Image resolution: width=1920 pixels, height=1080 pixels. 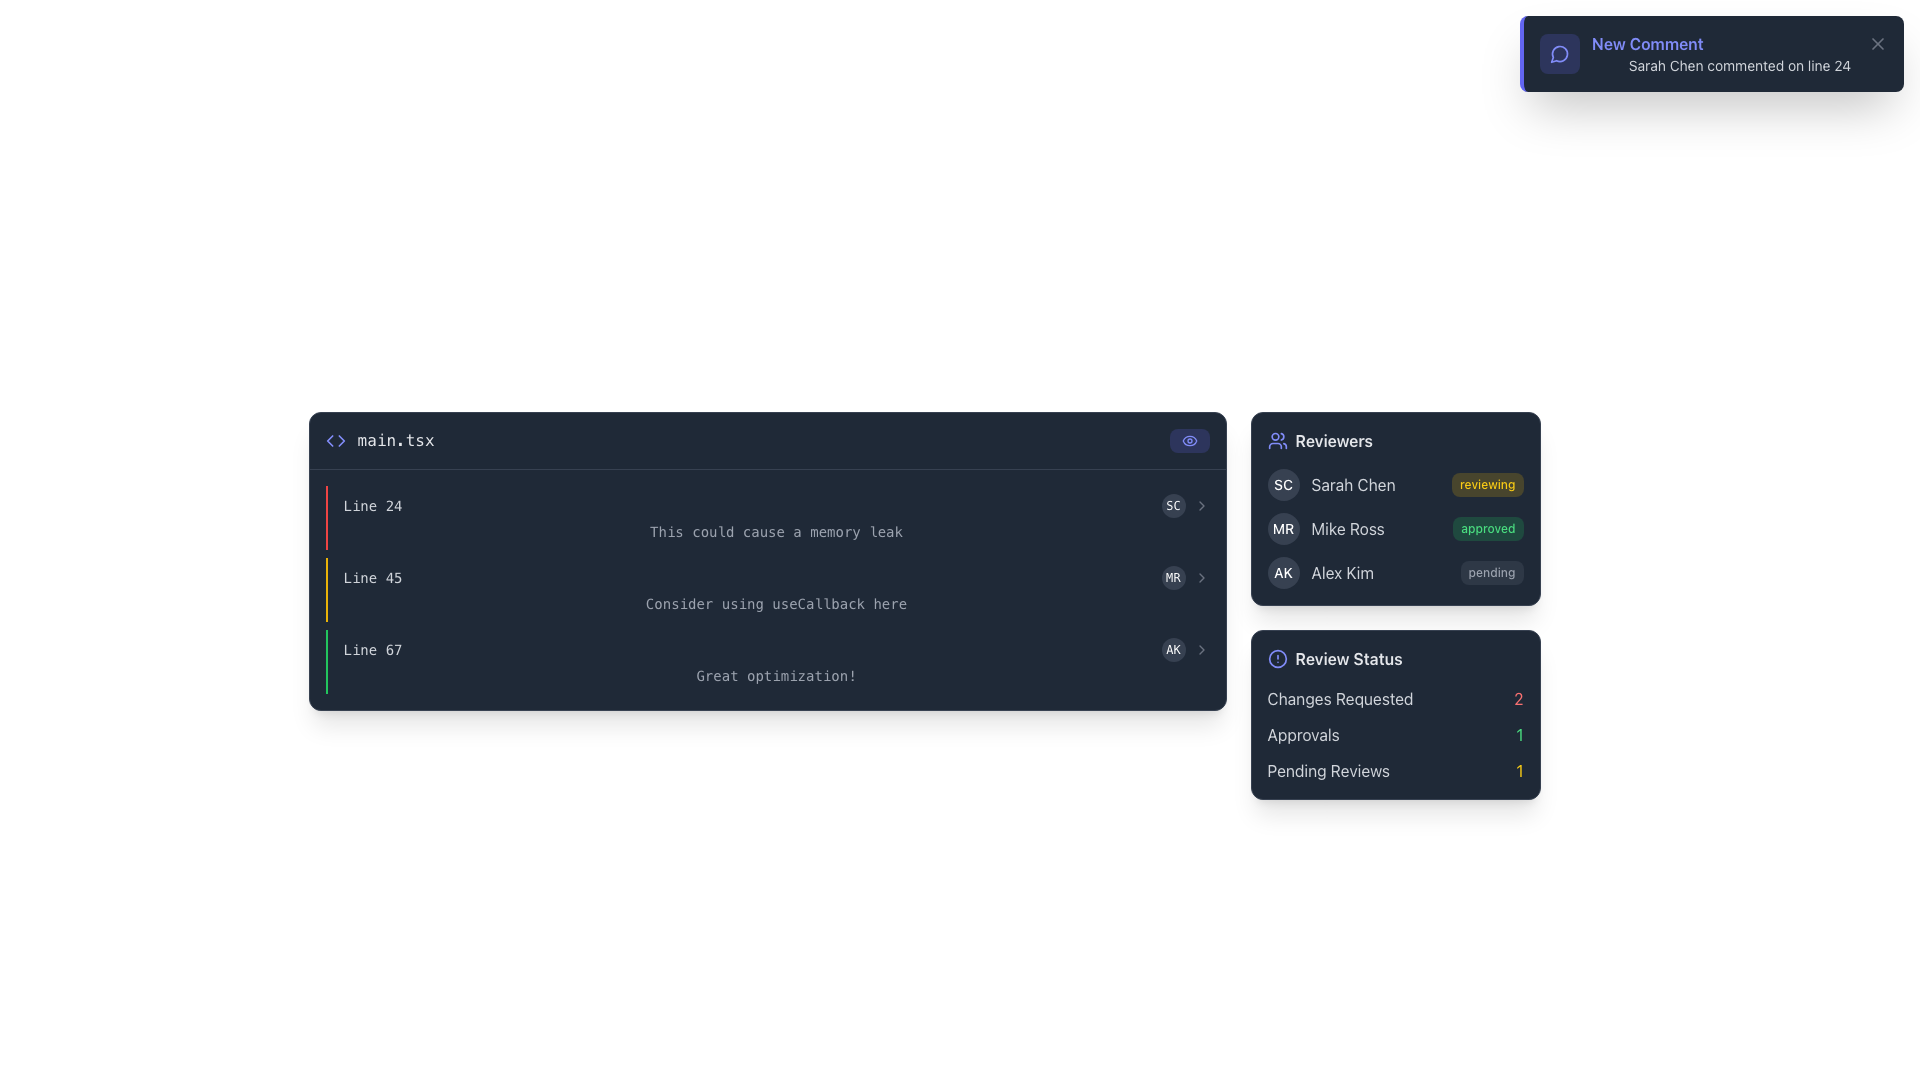 I want to click on the text label representing the 45th line in the code file, so click(x=373, y=578).